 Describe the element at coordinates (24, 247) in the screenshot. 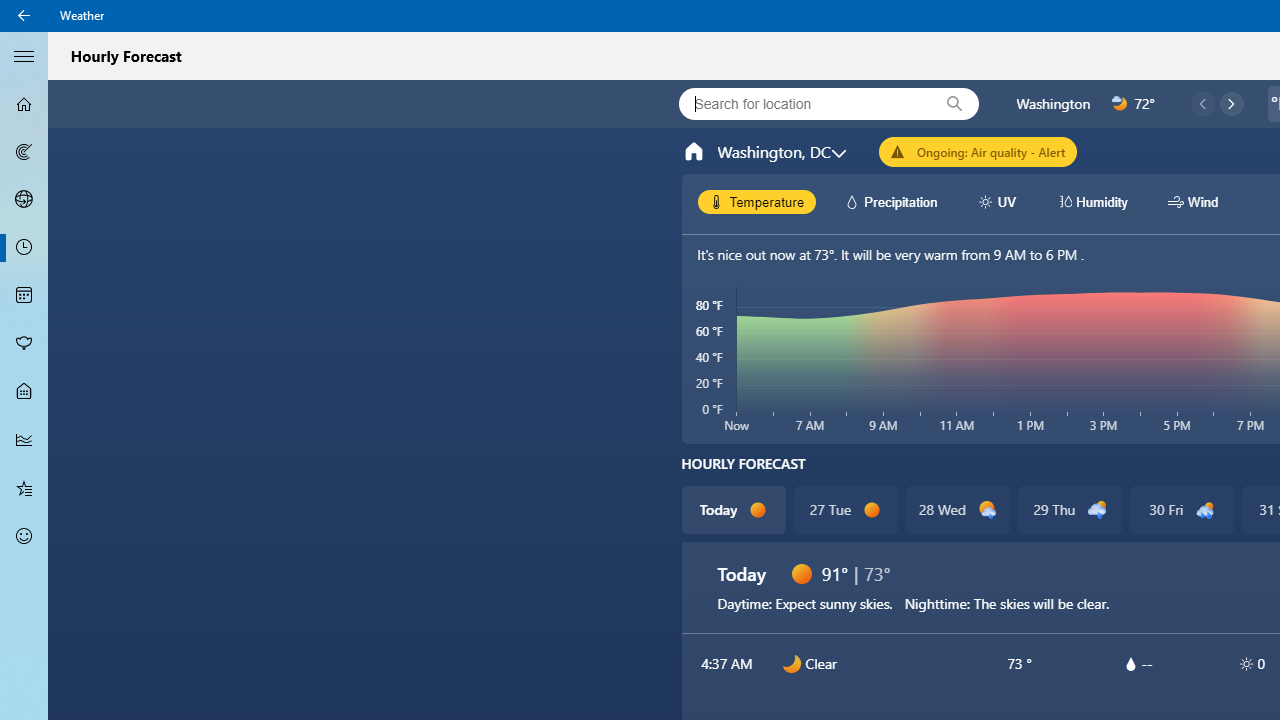

I see `'Hourly Forecast - Not Selected'` at that location.